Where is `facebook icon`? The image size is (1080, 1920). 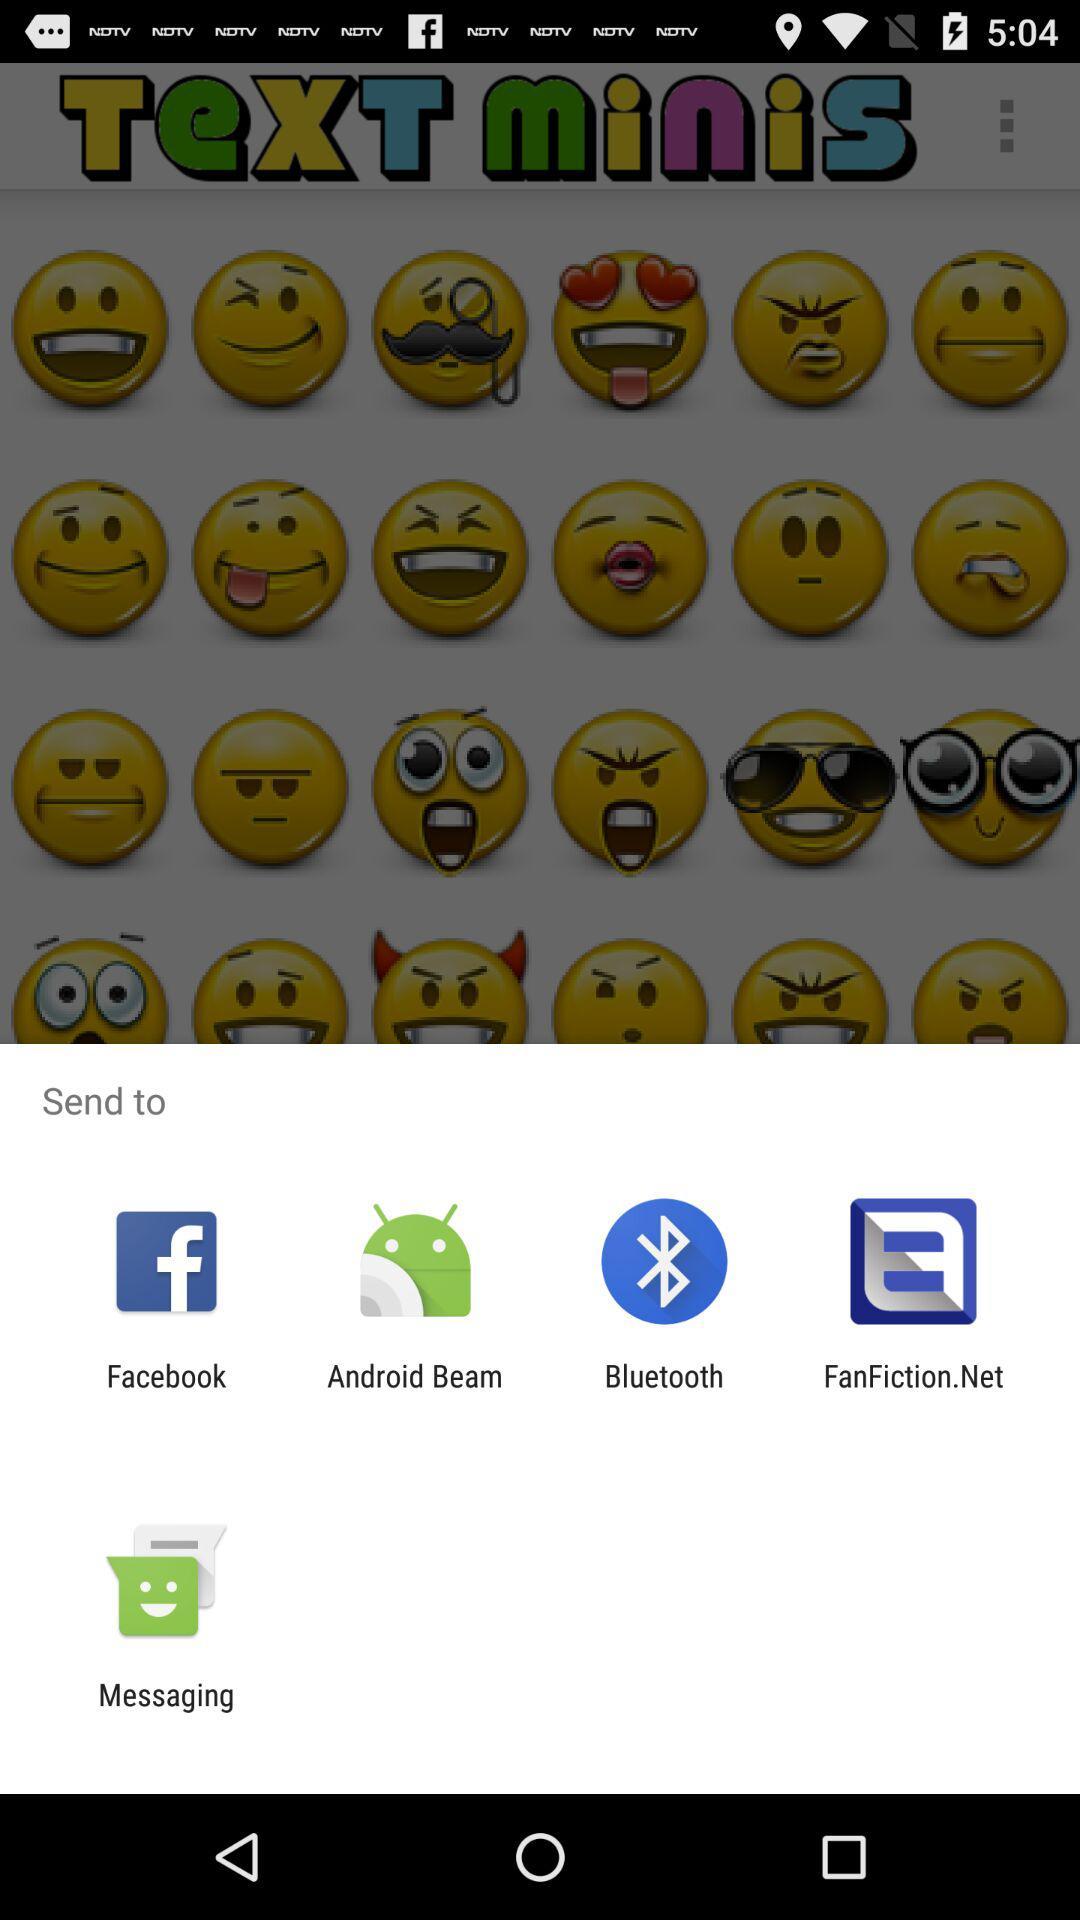 facebook icon is located at coordinates (165, 1392).